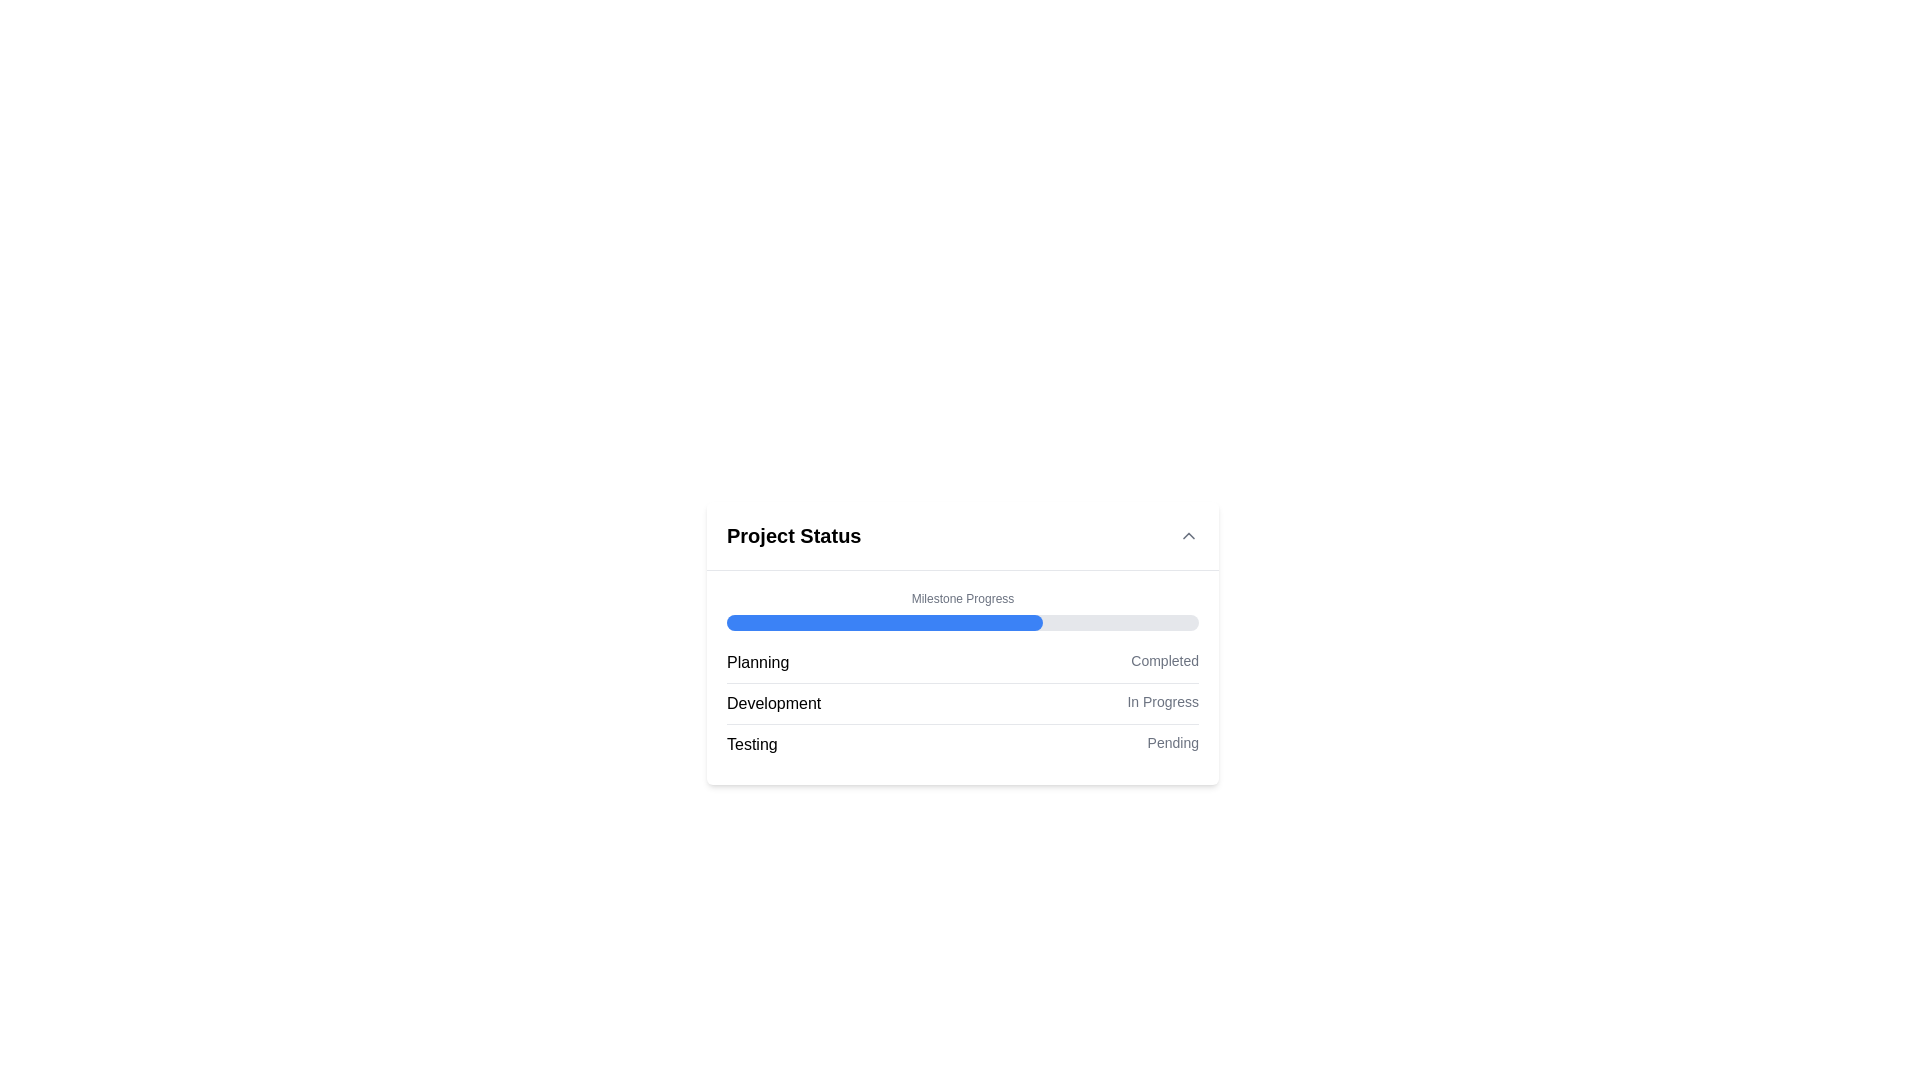  Describe the element at coordinates (963, 703) in the screenshot. I see `contents of the status update row labeled 'Development' under the 'Milestone Progress' section to understand the project's state` at that location.